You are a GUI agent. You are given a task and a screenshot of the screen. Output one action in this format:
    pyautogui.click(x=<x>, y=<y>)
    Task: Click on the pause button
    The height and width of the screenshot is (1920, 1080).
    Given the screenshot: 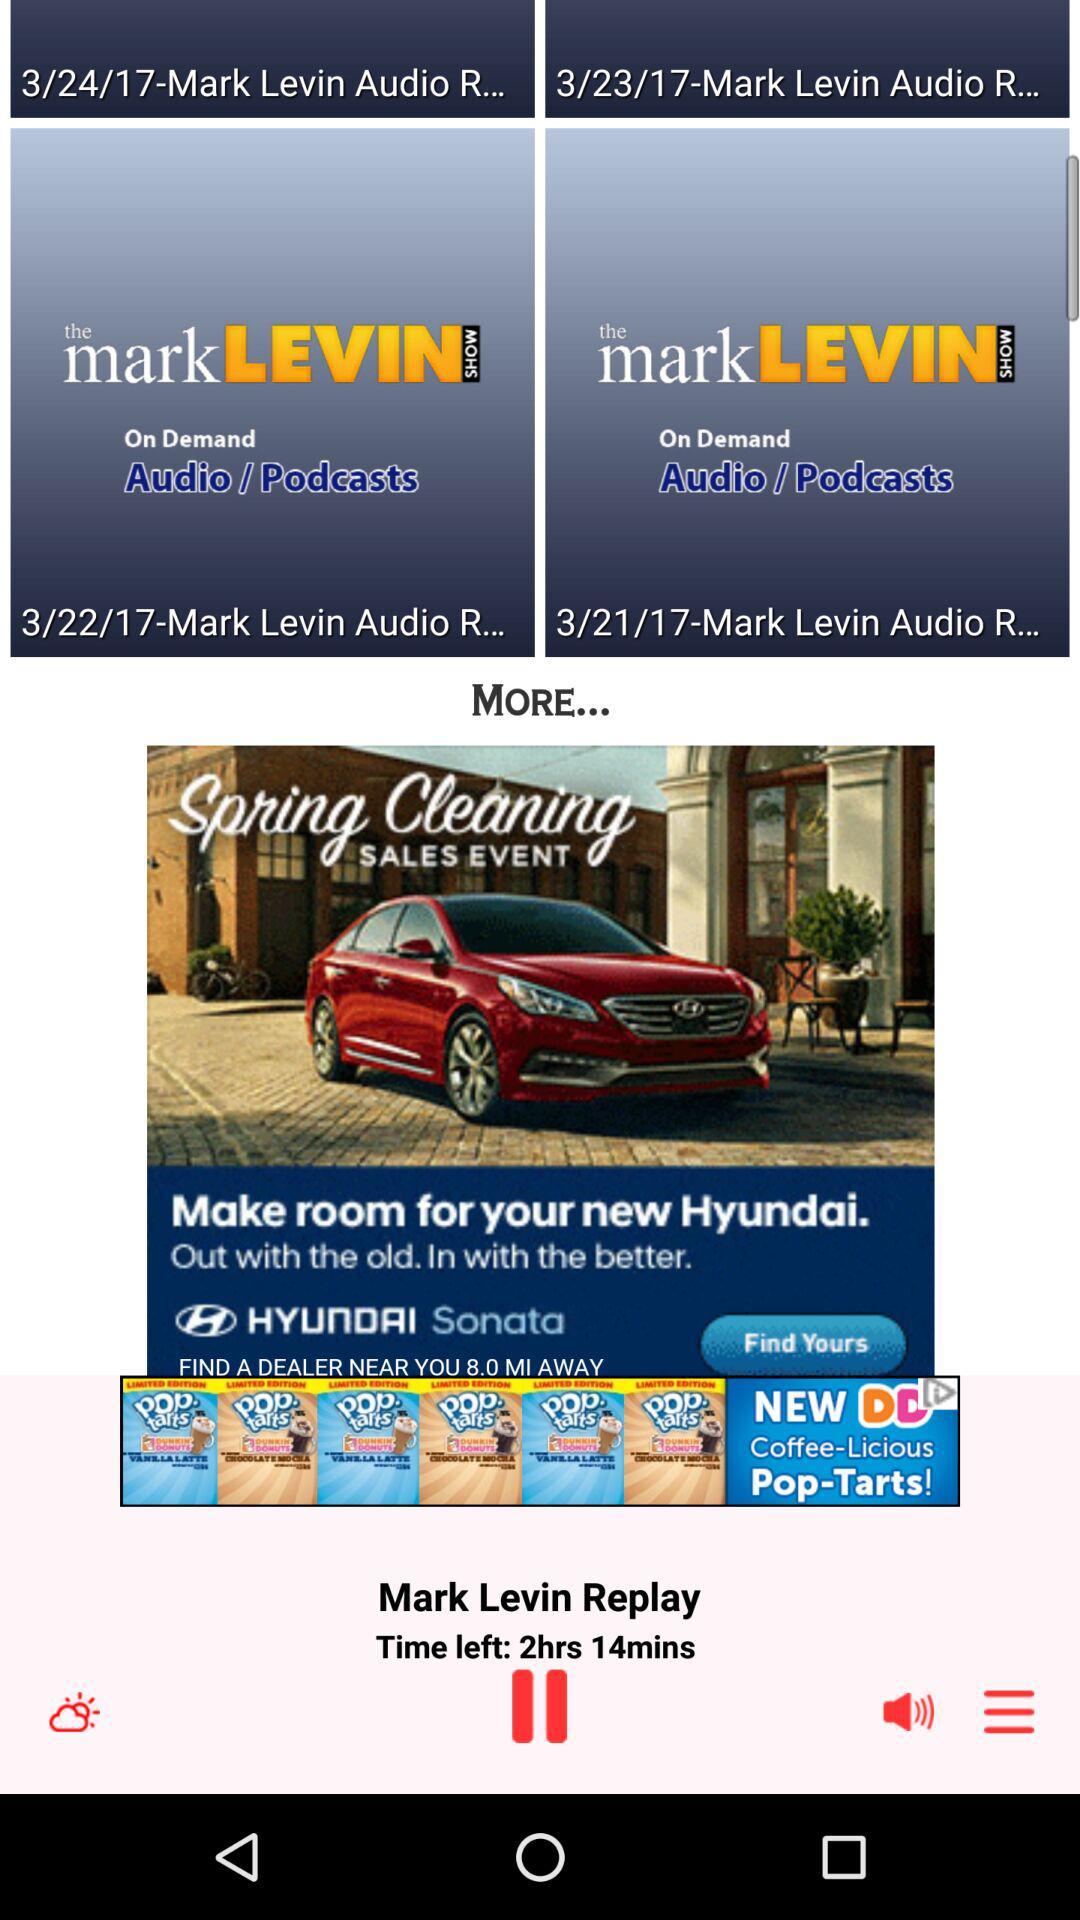 What is the action you would take?
    pyautogui.click(x=538, y=1705)
    